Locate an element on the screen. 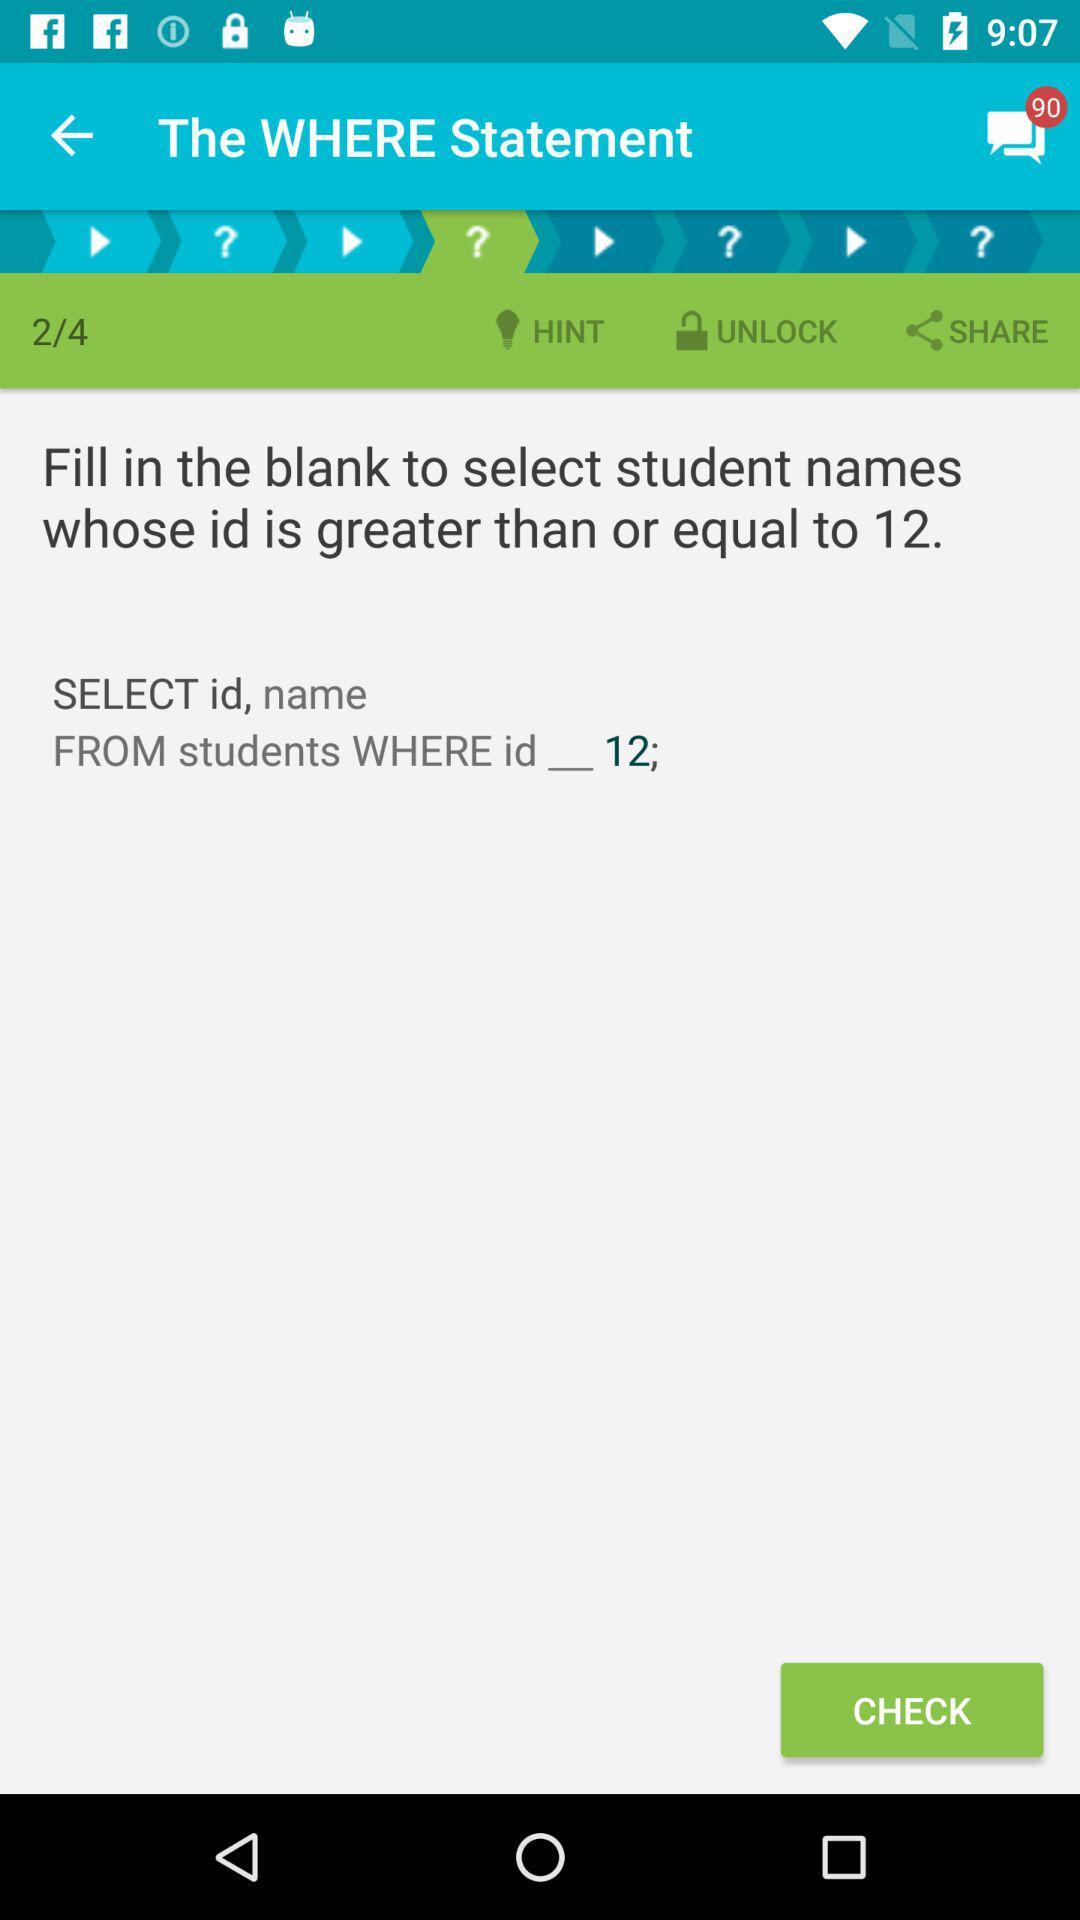  click play option is located at coordinates (601, 240).